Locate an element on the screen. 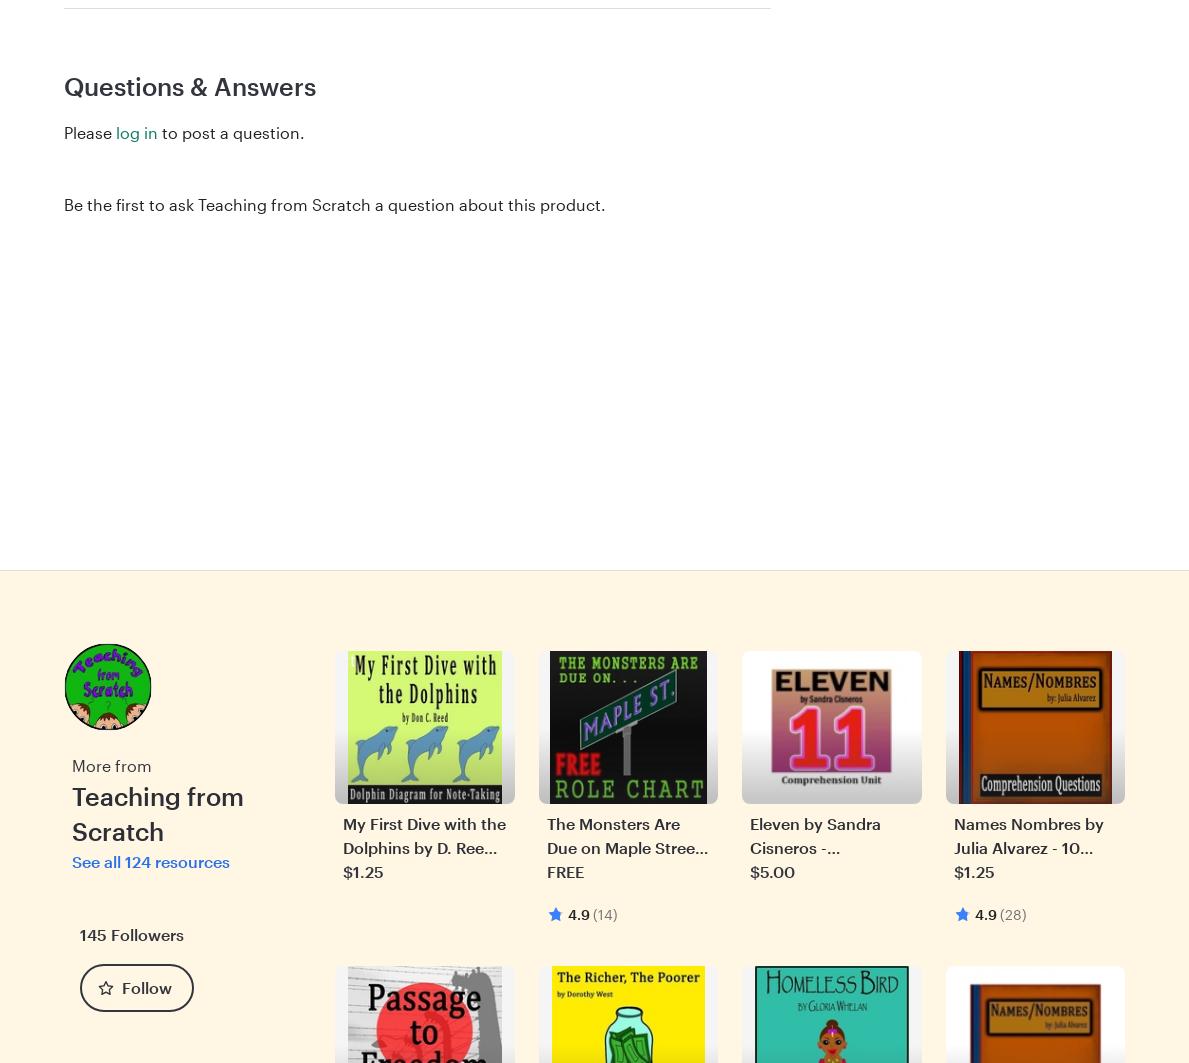 The height and width of the screenshot is (1063, 1189). '145' is located at coordinates (92, 933).